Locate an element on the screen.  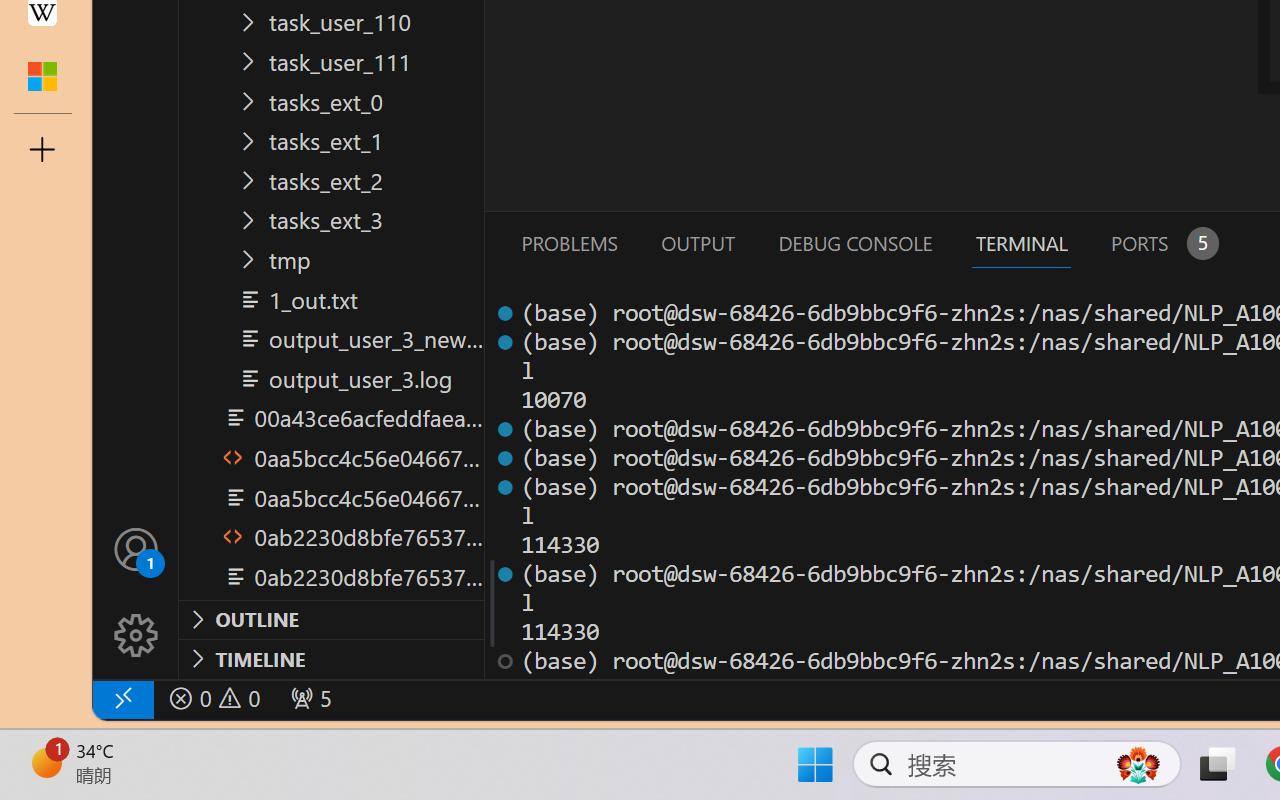
'Accounts - Sign in requested' is located at coordinates (134, 548).